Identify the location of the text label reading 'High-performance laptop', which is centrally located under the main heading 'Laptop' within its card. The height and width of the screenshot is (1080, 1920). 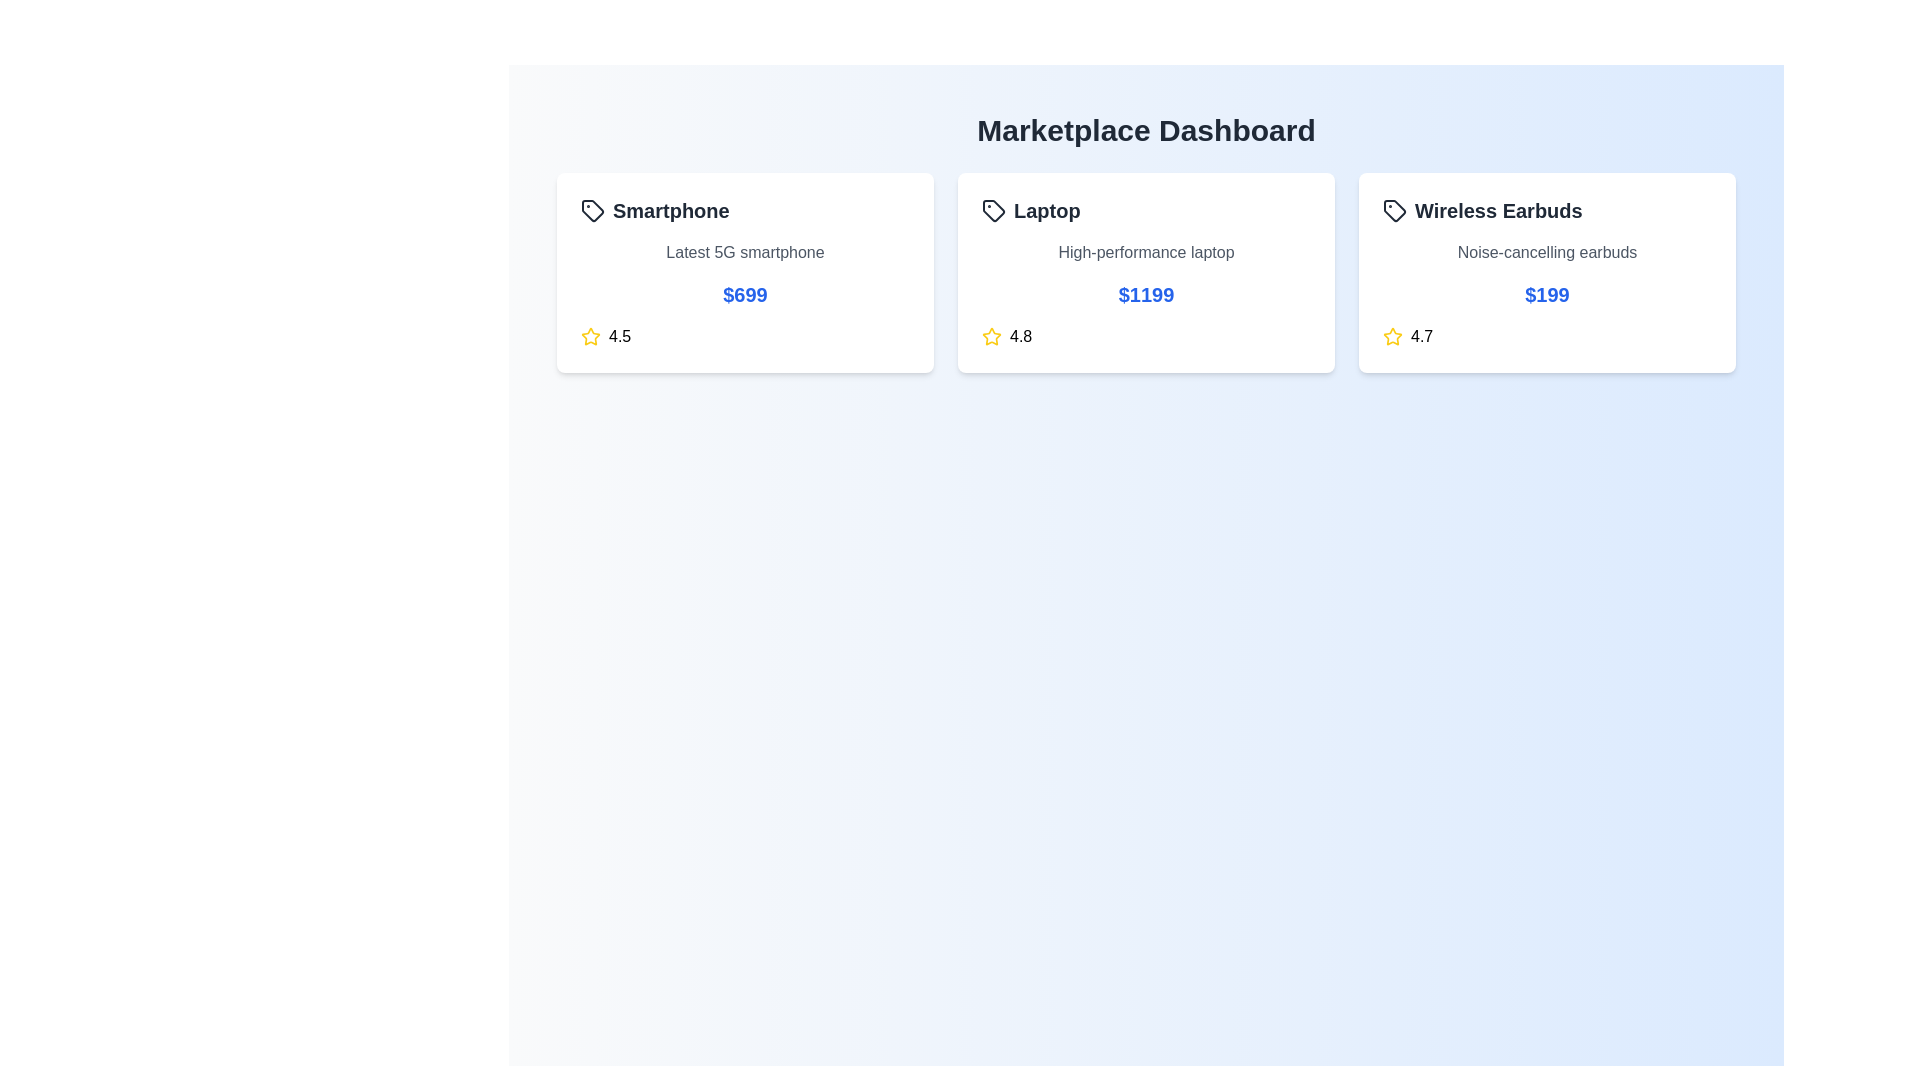
(1146, 252).